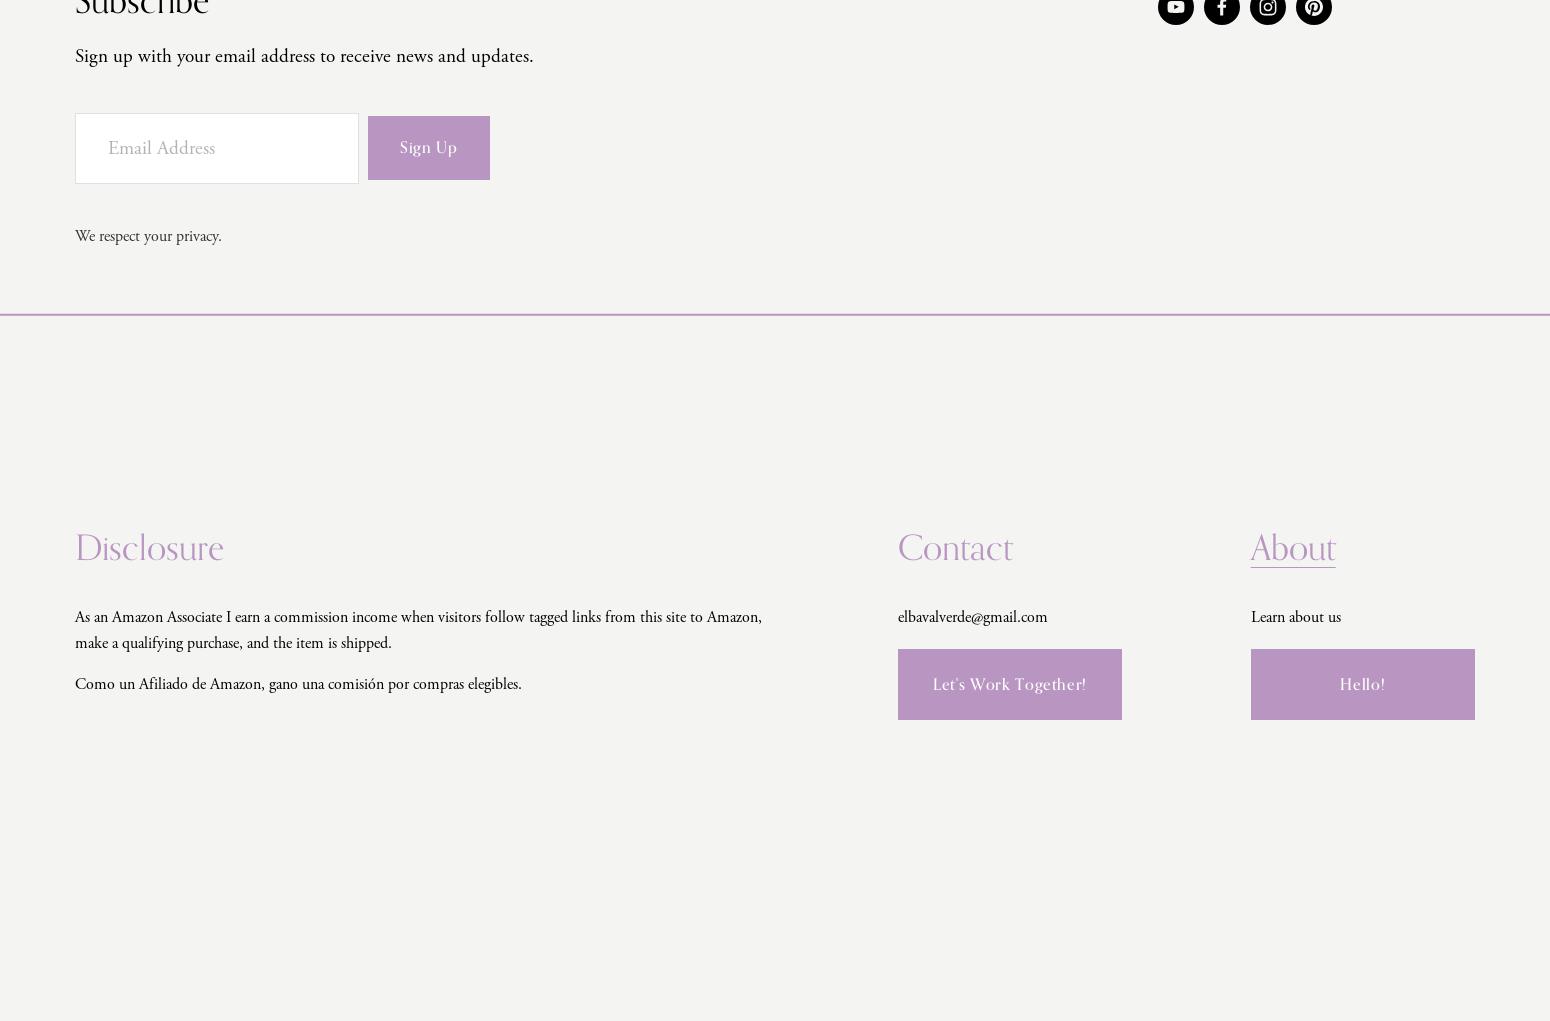  I want to click on 'elbavalverde@gmail.com', so click(971, 616).